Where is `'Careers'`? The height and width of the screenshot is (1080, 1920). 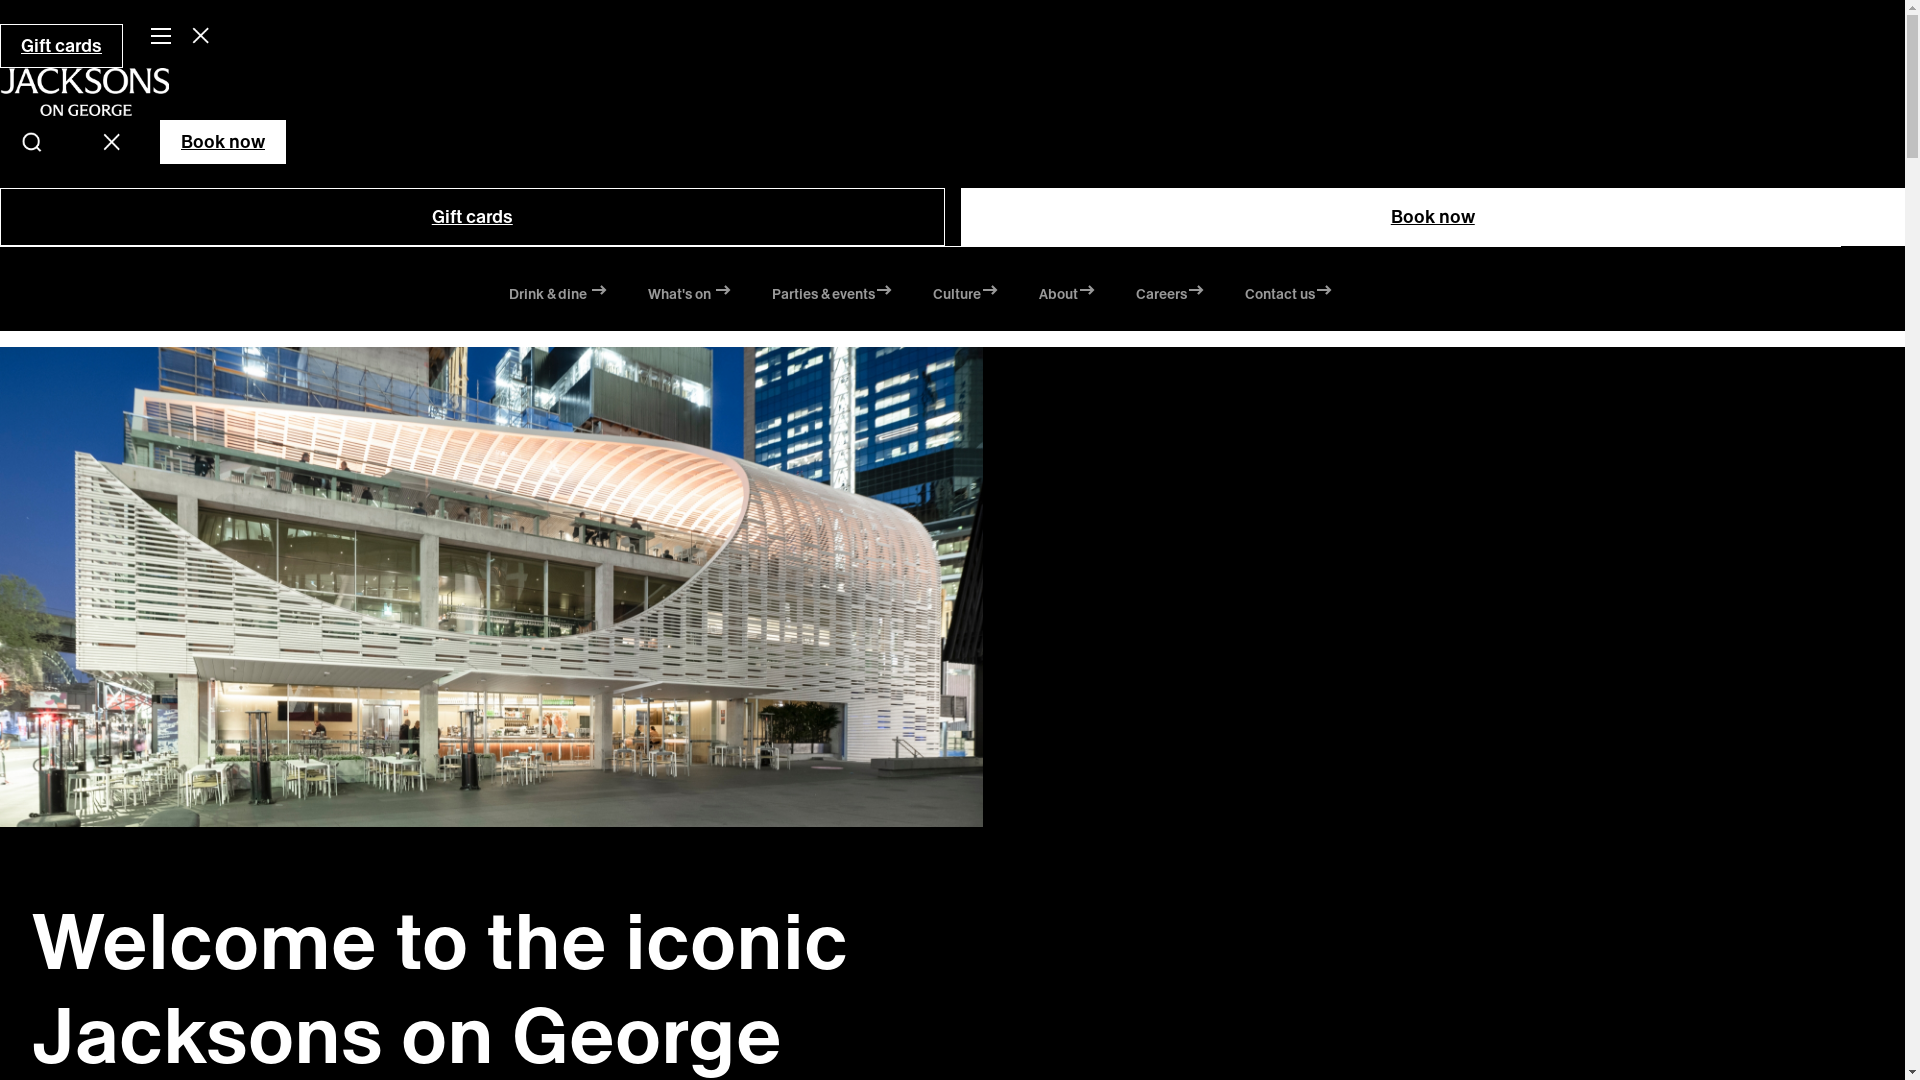
'Careers' is located at coordinates (1170, 297).